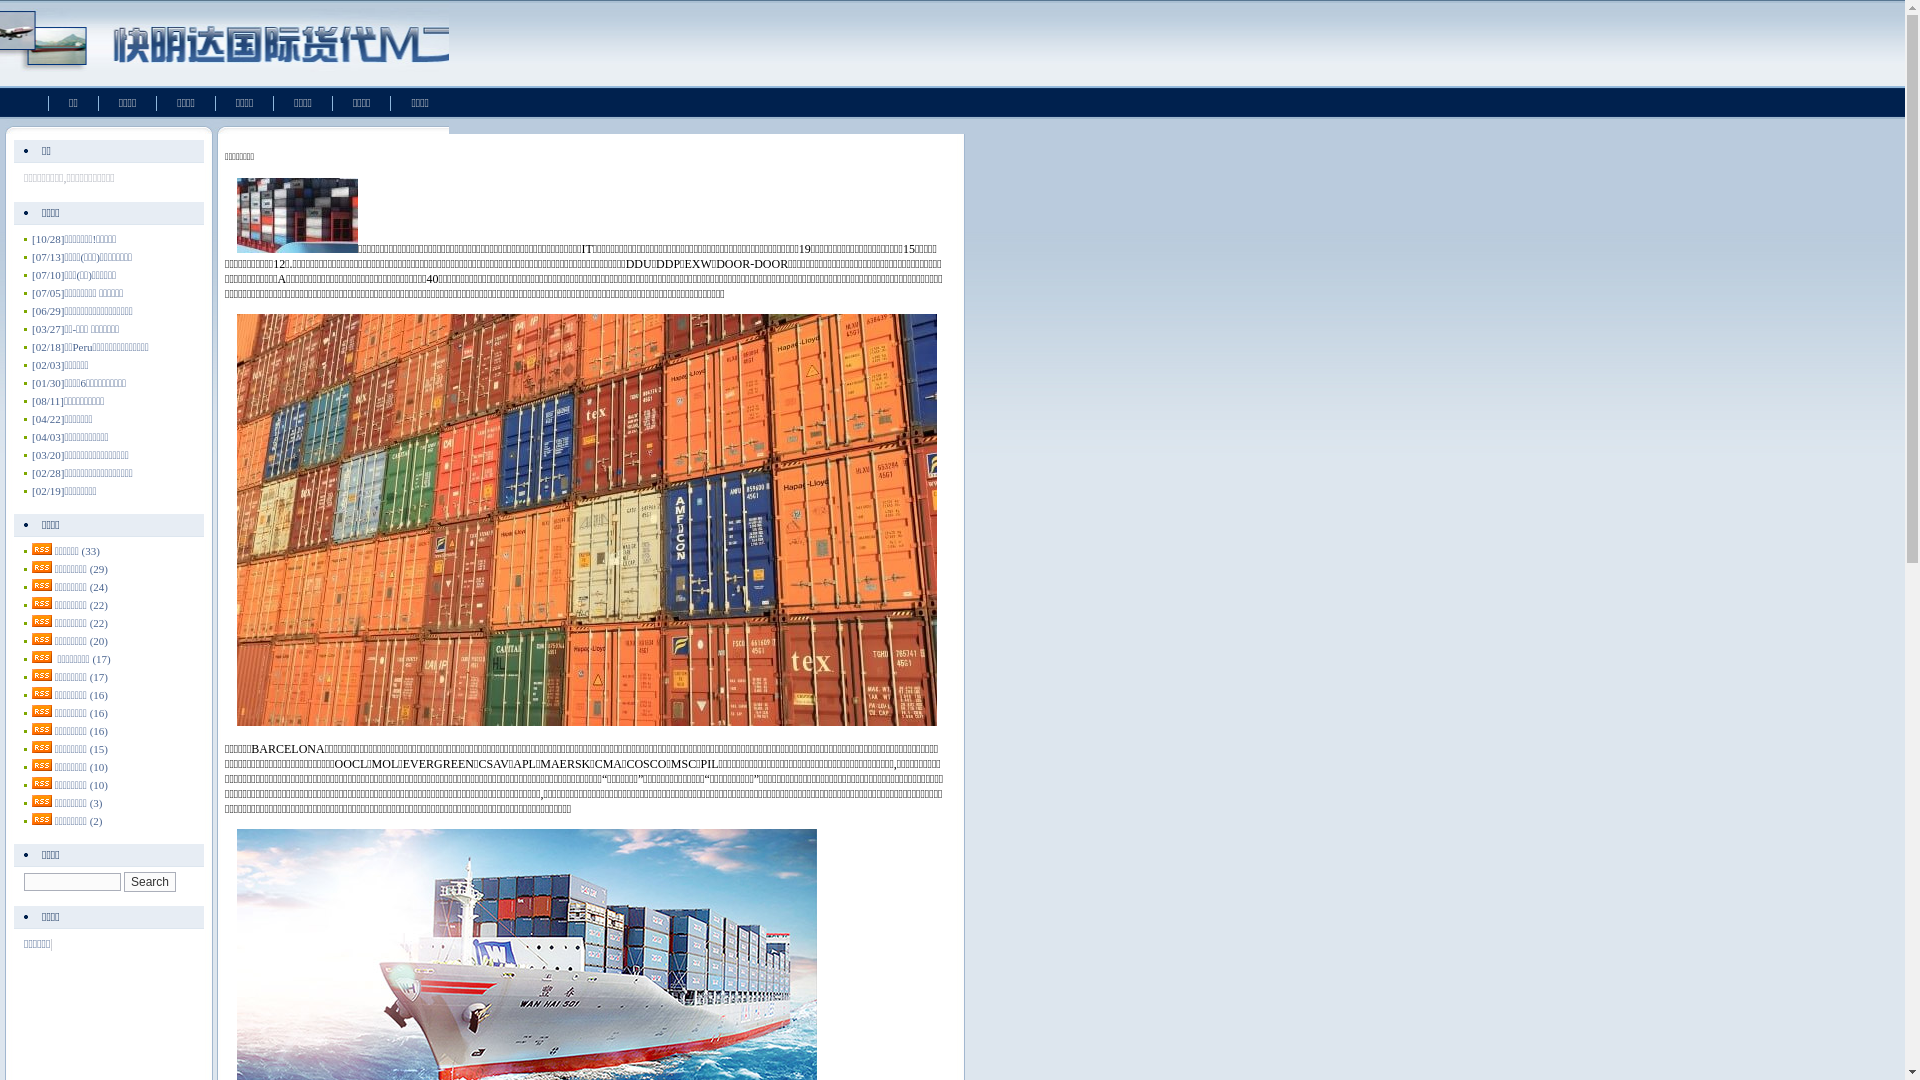  Describe the element at coordinates (32, 709) in the screenshot. I see `'rss'` at that location.